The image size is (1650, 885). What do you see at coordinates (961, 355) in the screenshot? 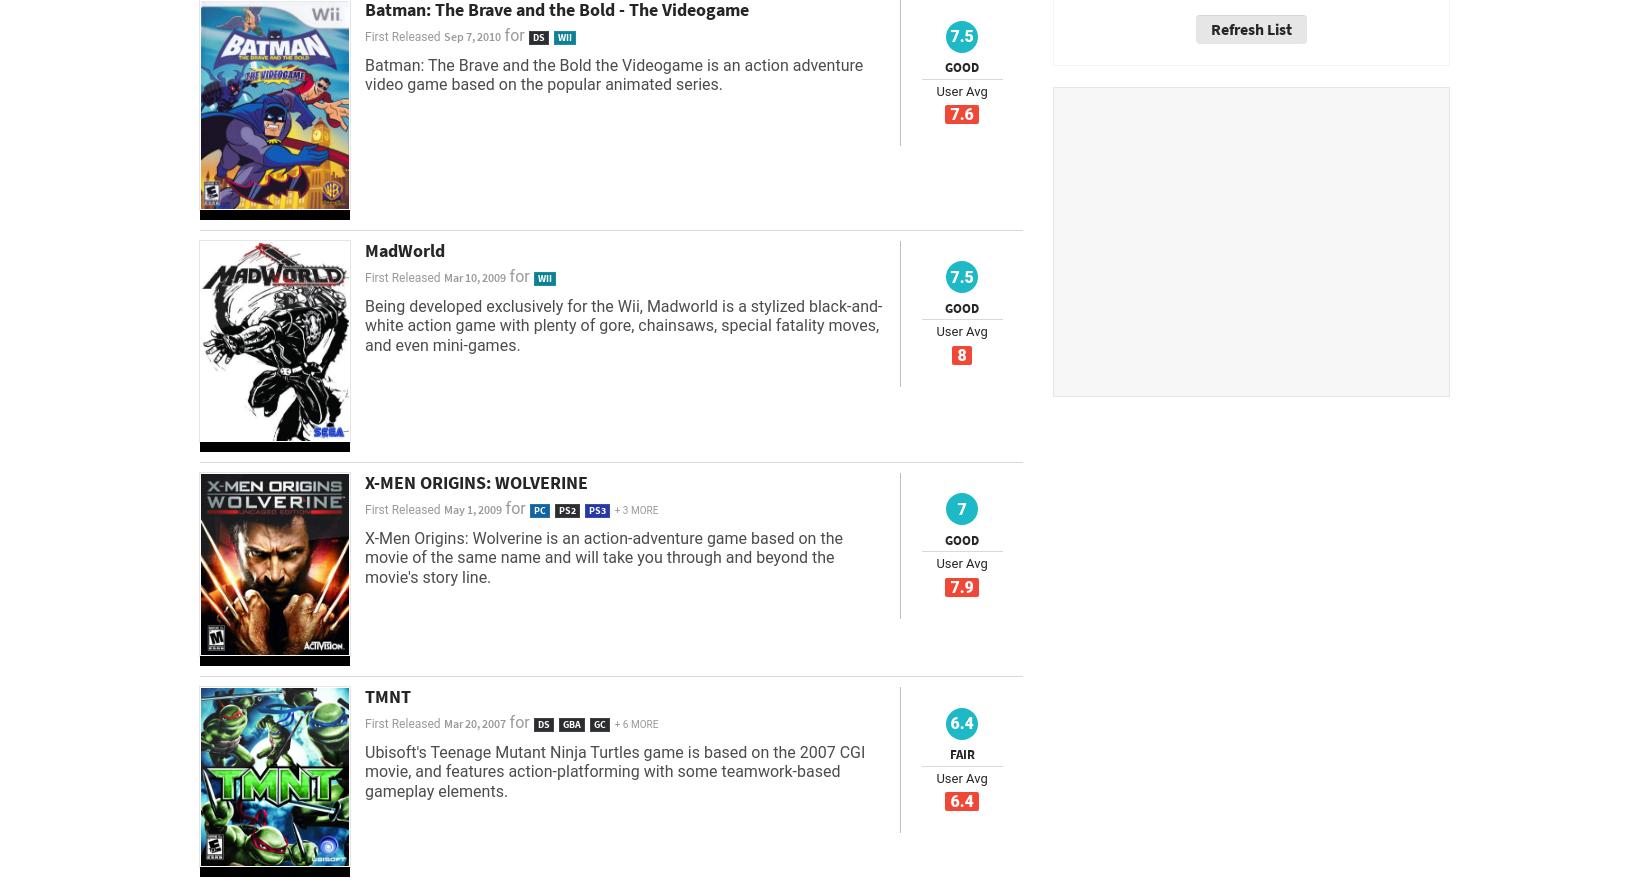
I see `'8'` at bounding box center [961, 355].